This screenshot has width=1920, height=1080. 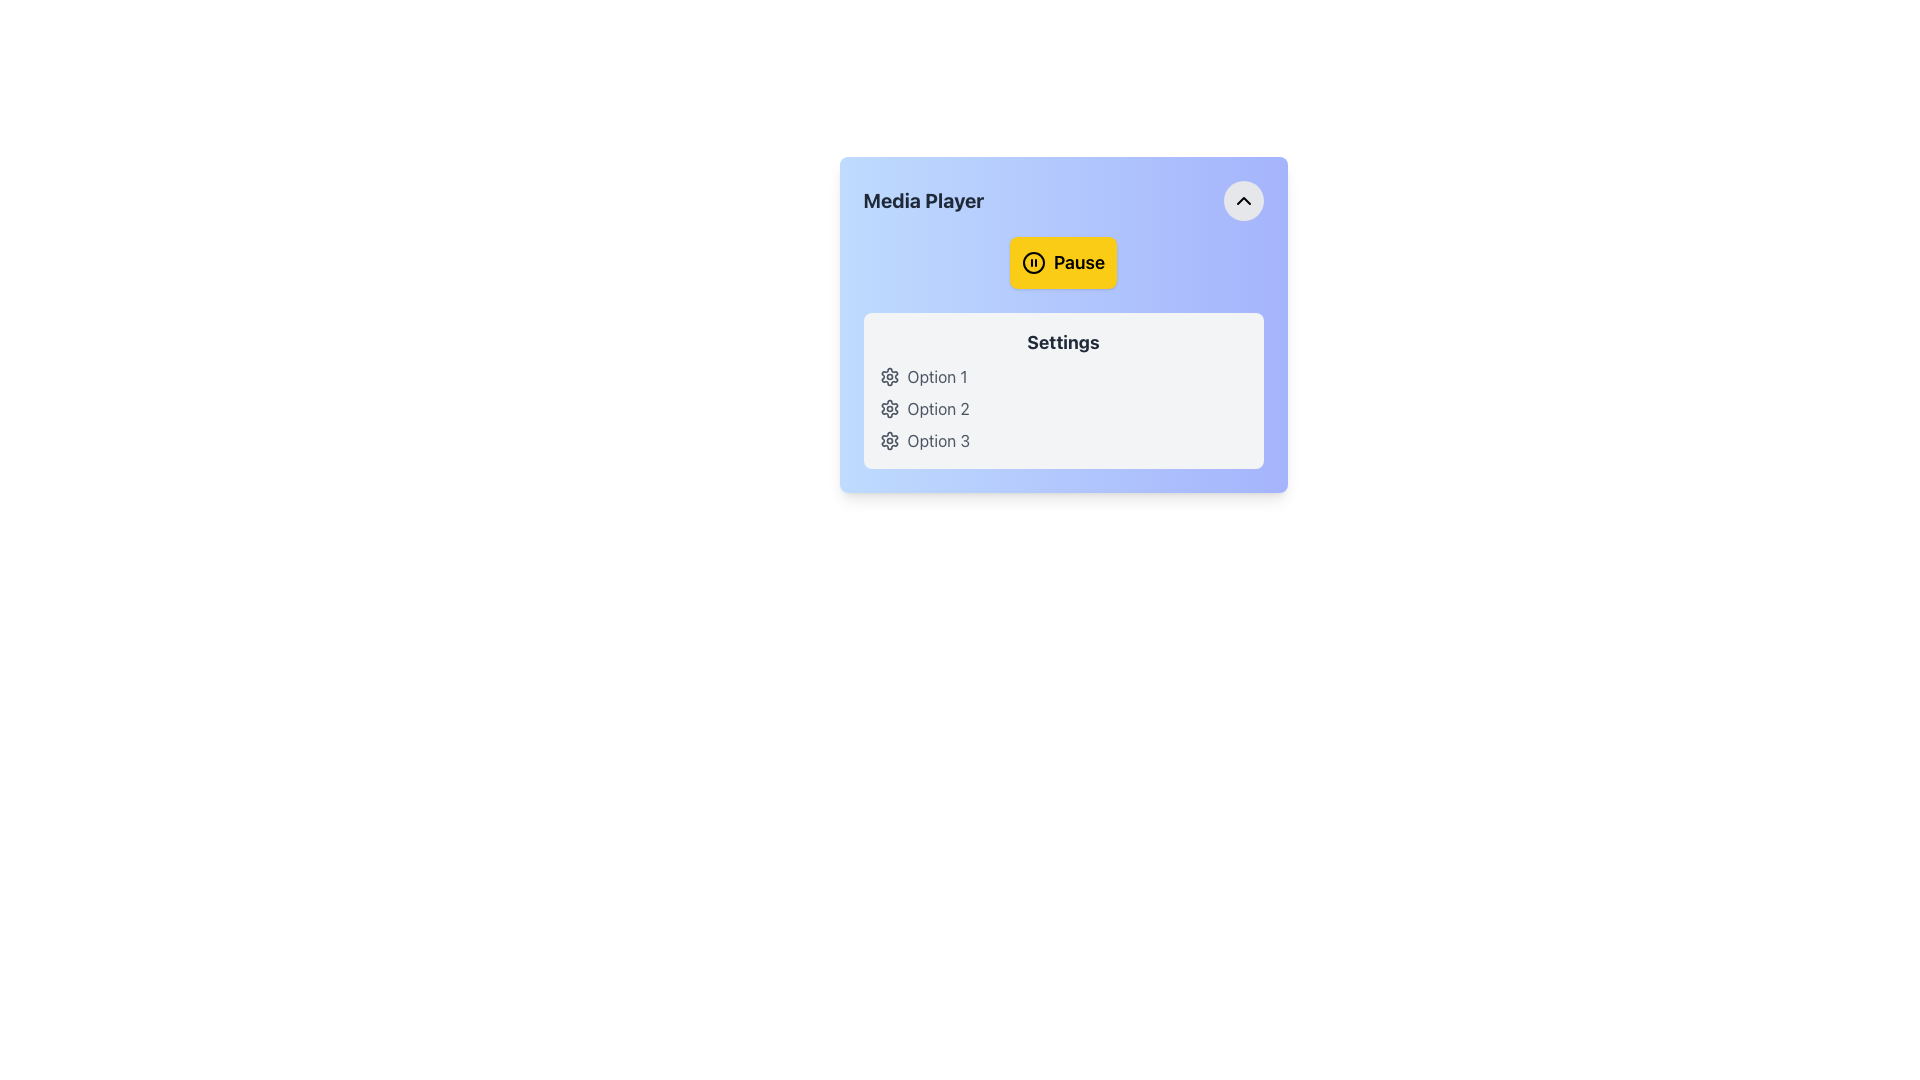 I want to click on text label indicating the pause action located on the right side of the pause button in the media player interface, so click(x=1078, y=261).